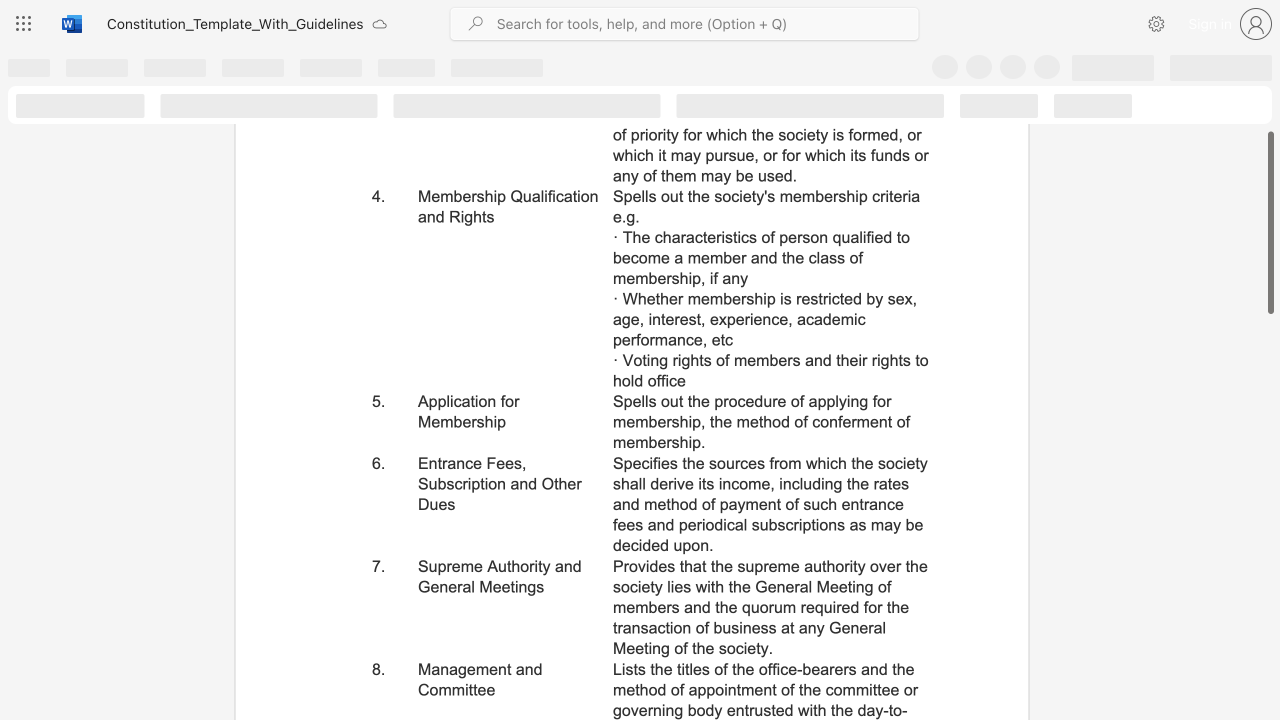 This screenshot has height=720, width=1280. What do you see at coordinates (1269, 222) in the screenshot?
I see `the scrollbar and move down 50 pixels` at bounding box center [1269, 222].